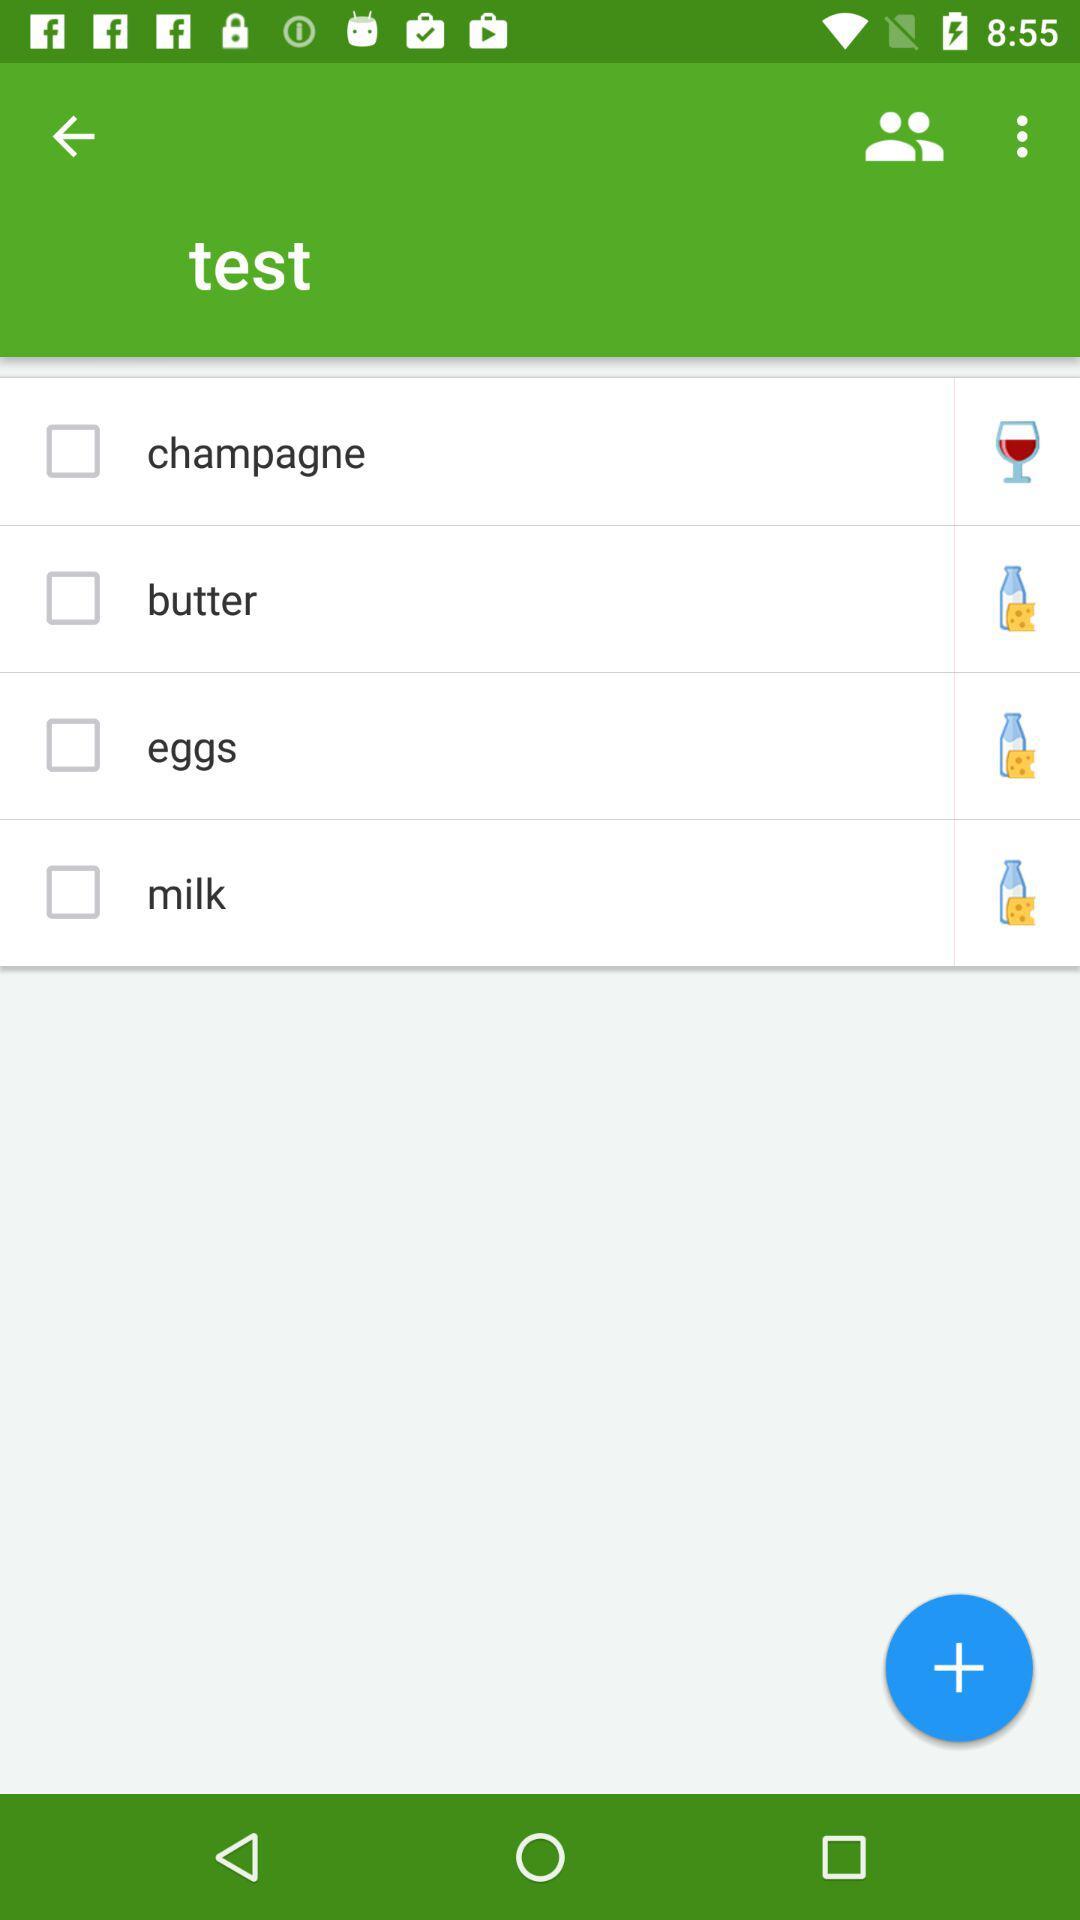 Image resolution: width=1080 pixels, height=1920 pixels. Describe the element at coordinates (1017, 744) in the screenshot. I see `icon right side of eggs option` at that location.